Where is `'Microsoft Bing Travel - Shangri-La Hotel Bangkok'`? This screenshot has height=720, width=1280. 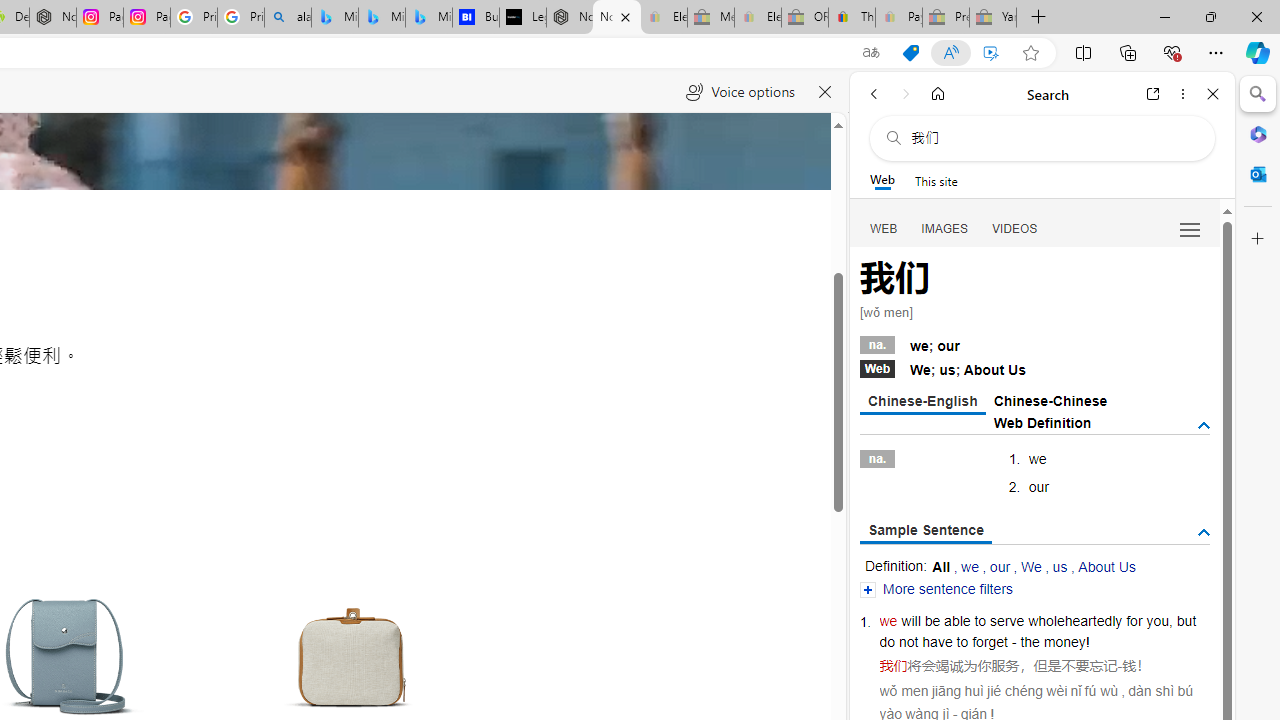 'Microsoft Bing Travel - Shangri-La Hotel Bangkok' is located at coordinates (427, 17).